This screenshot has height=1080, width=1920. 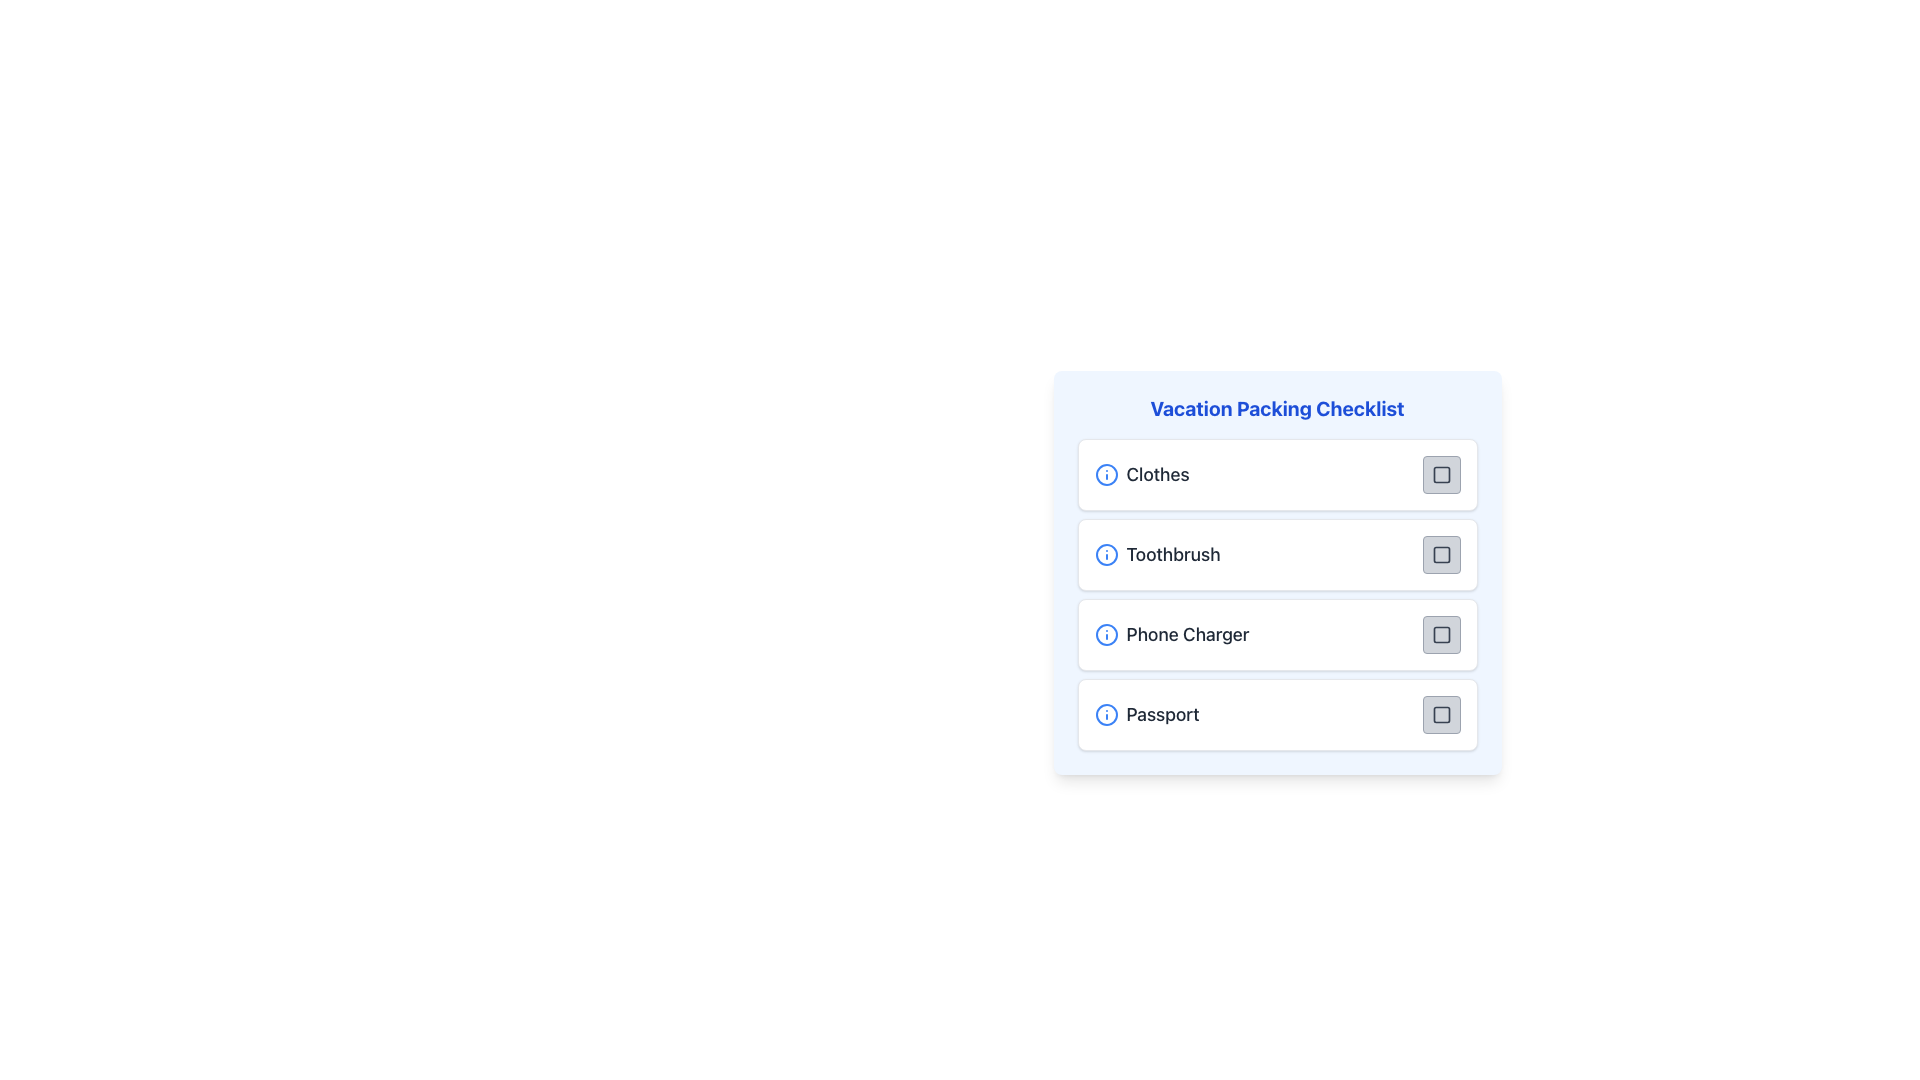 What do you see at coordinates (1158, 474) in the screenshot?
I see `text of the first Text Label in the 'Vacation Packing Checklist' that describes an item in the checklist, positioned directly beneath the section title` at bounding box center [1158, 474].